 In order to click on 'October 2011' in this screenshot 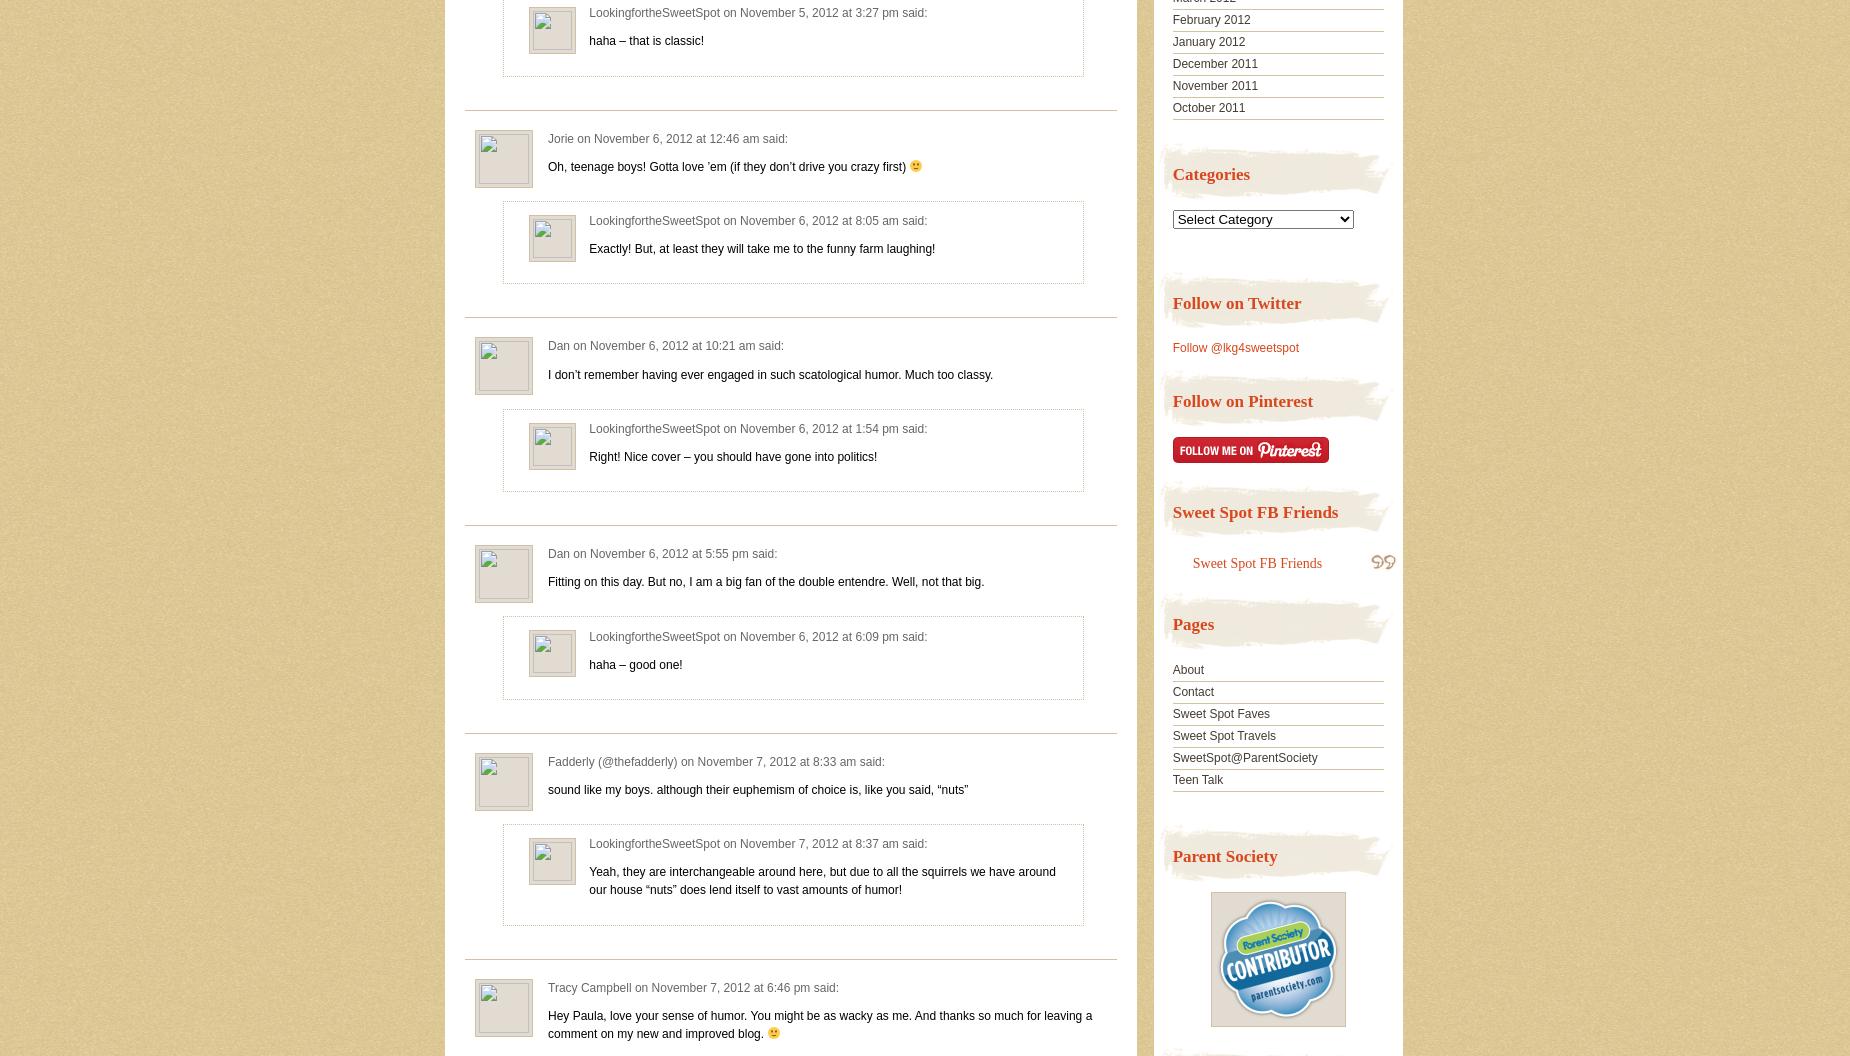, I will do `click(1170, 105)`.